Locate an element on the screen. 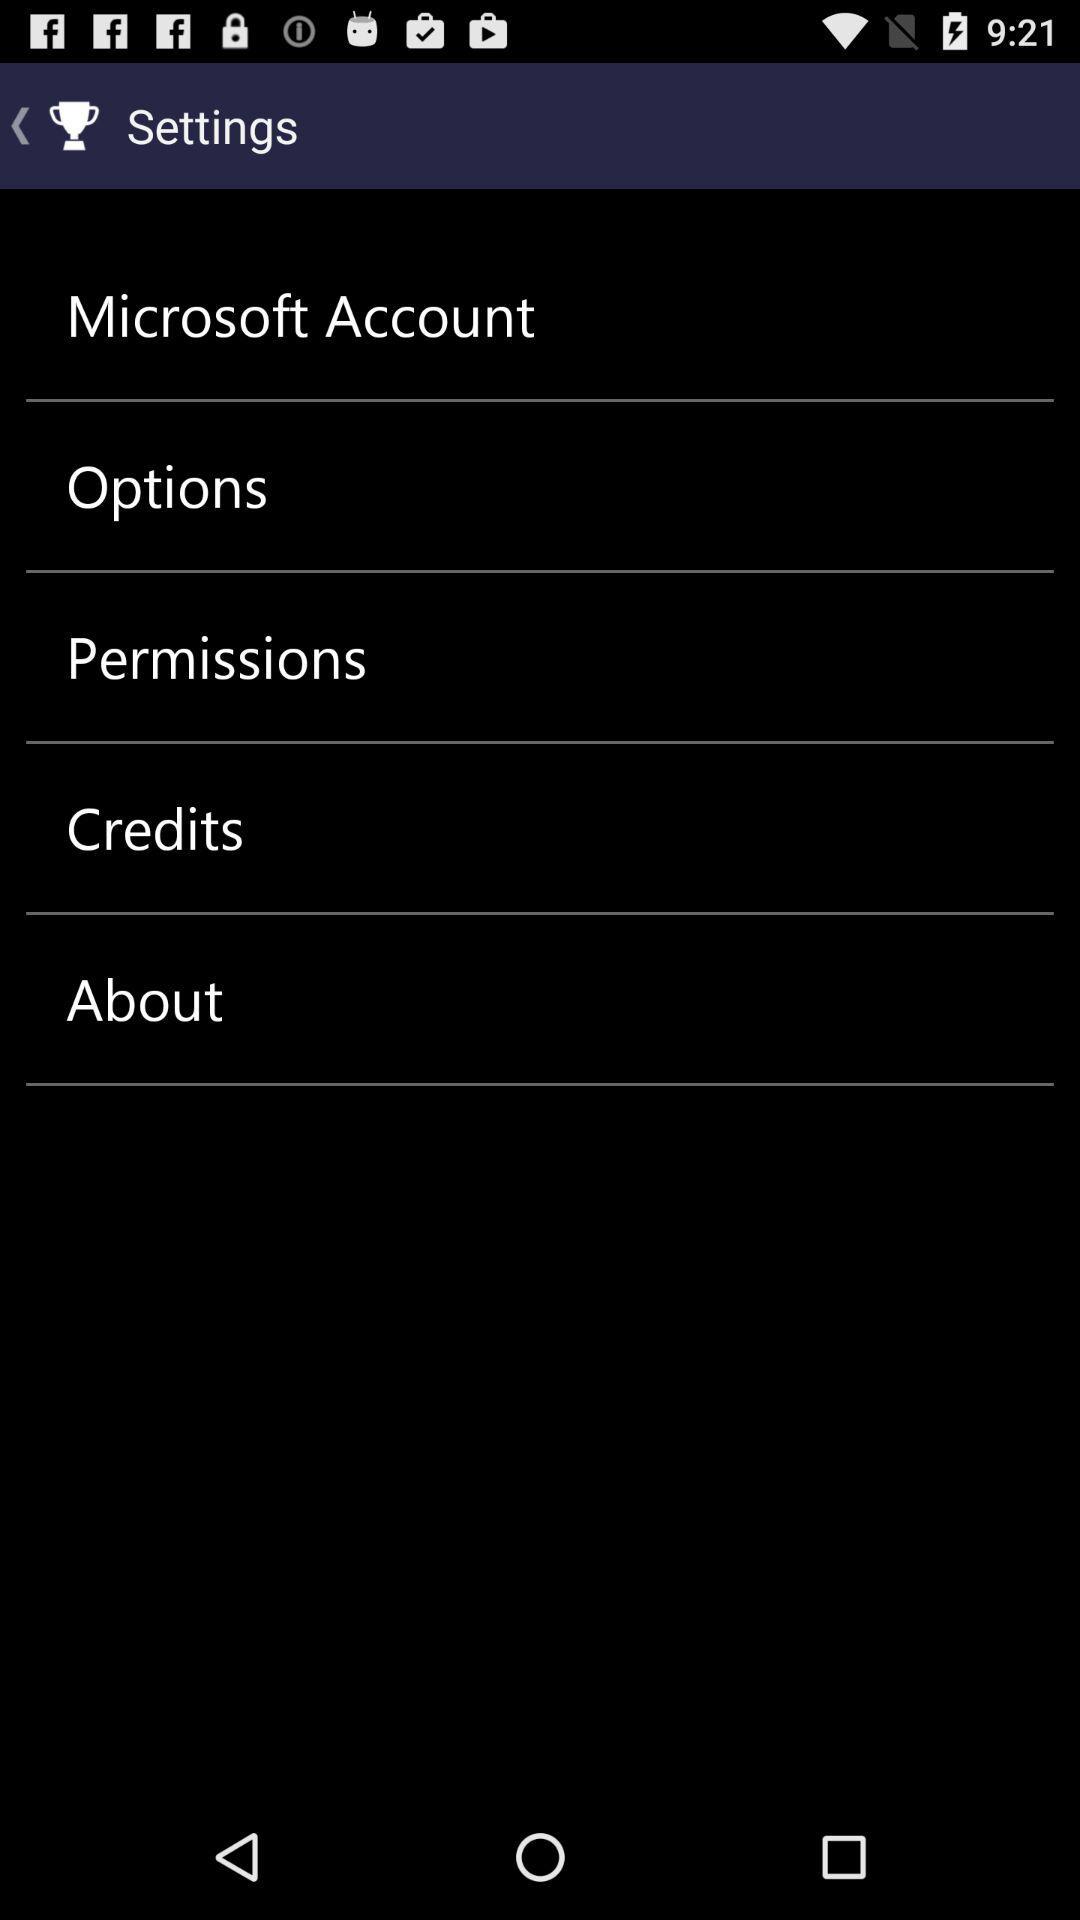 The image size is (1080, 1920). about is located at coordinates (143, 998).